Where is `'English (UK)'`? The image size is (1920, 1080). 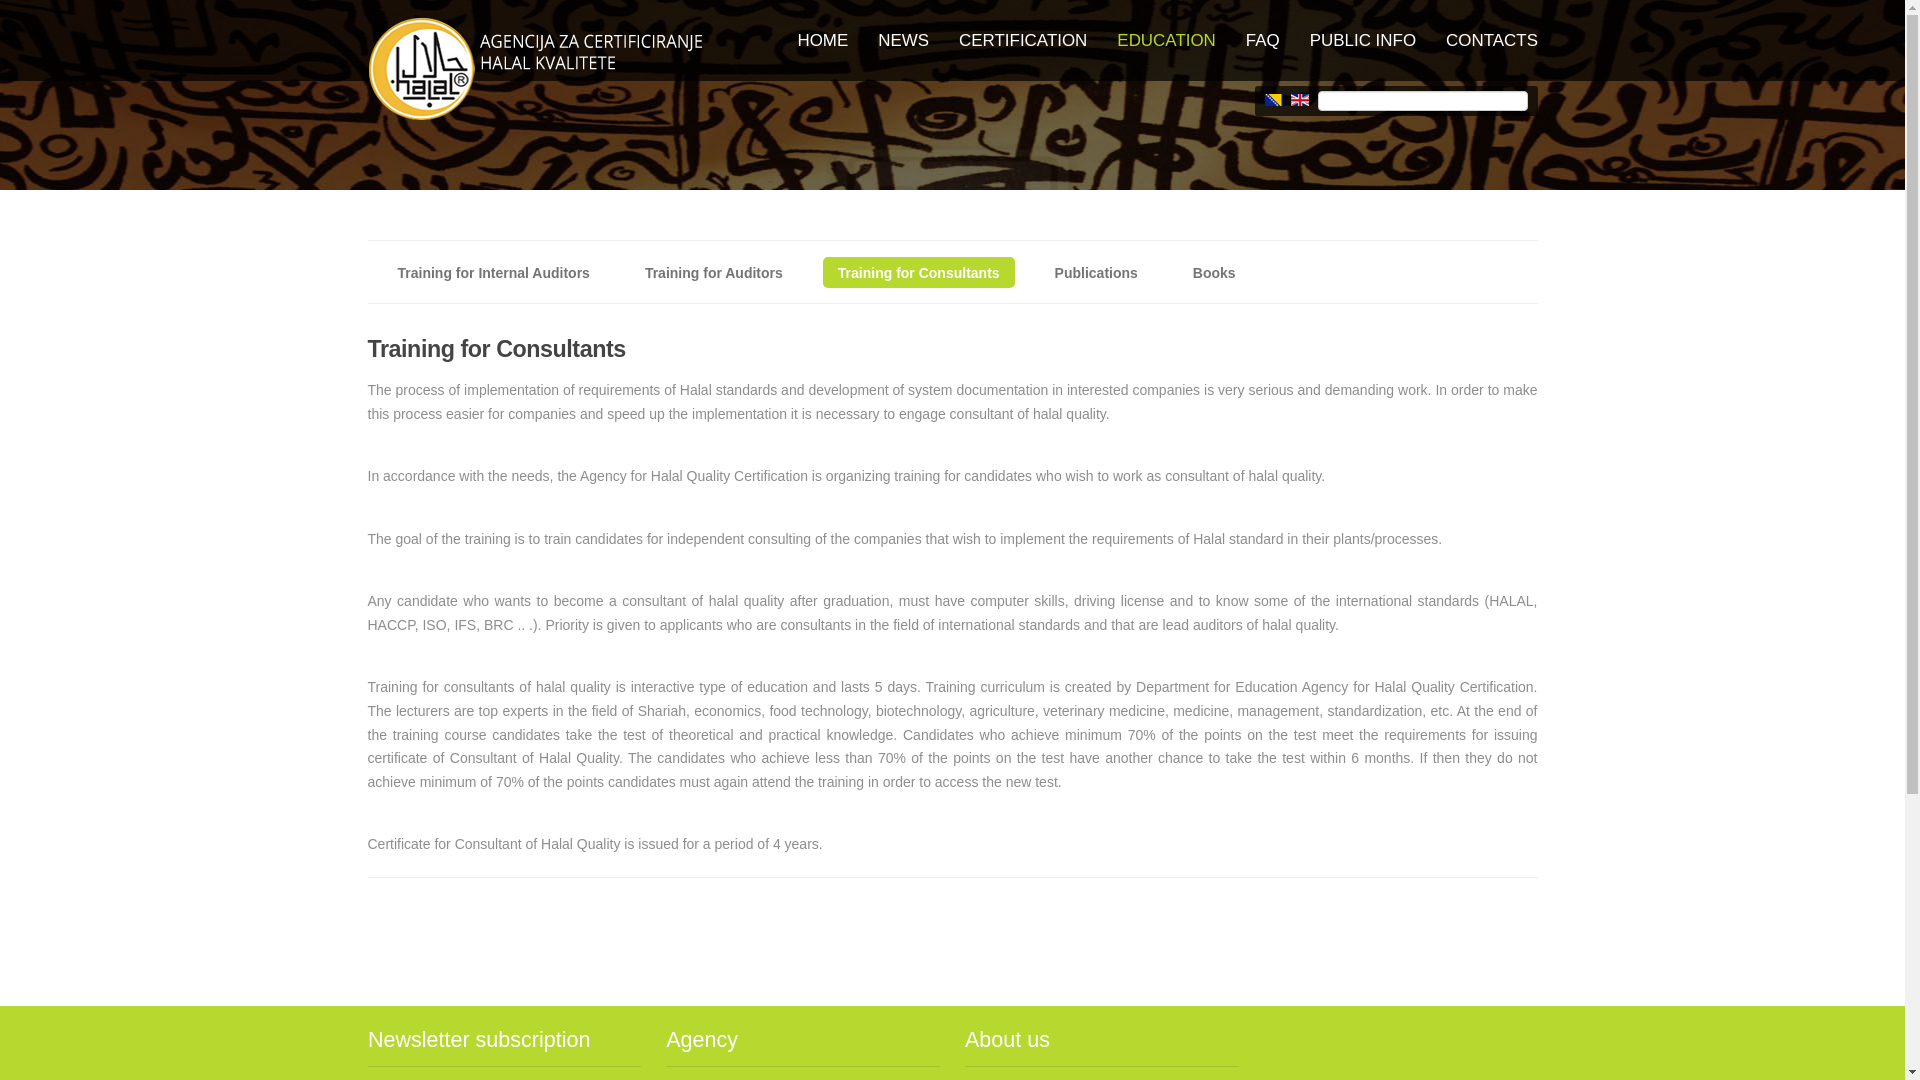 'English (UK)' is located at coordinates (1290, 100).